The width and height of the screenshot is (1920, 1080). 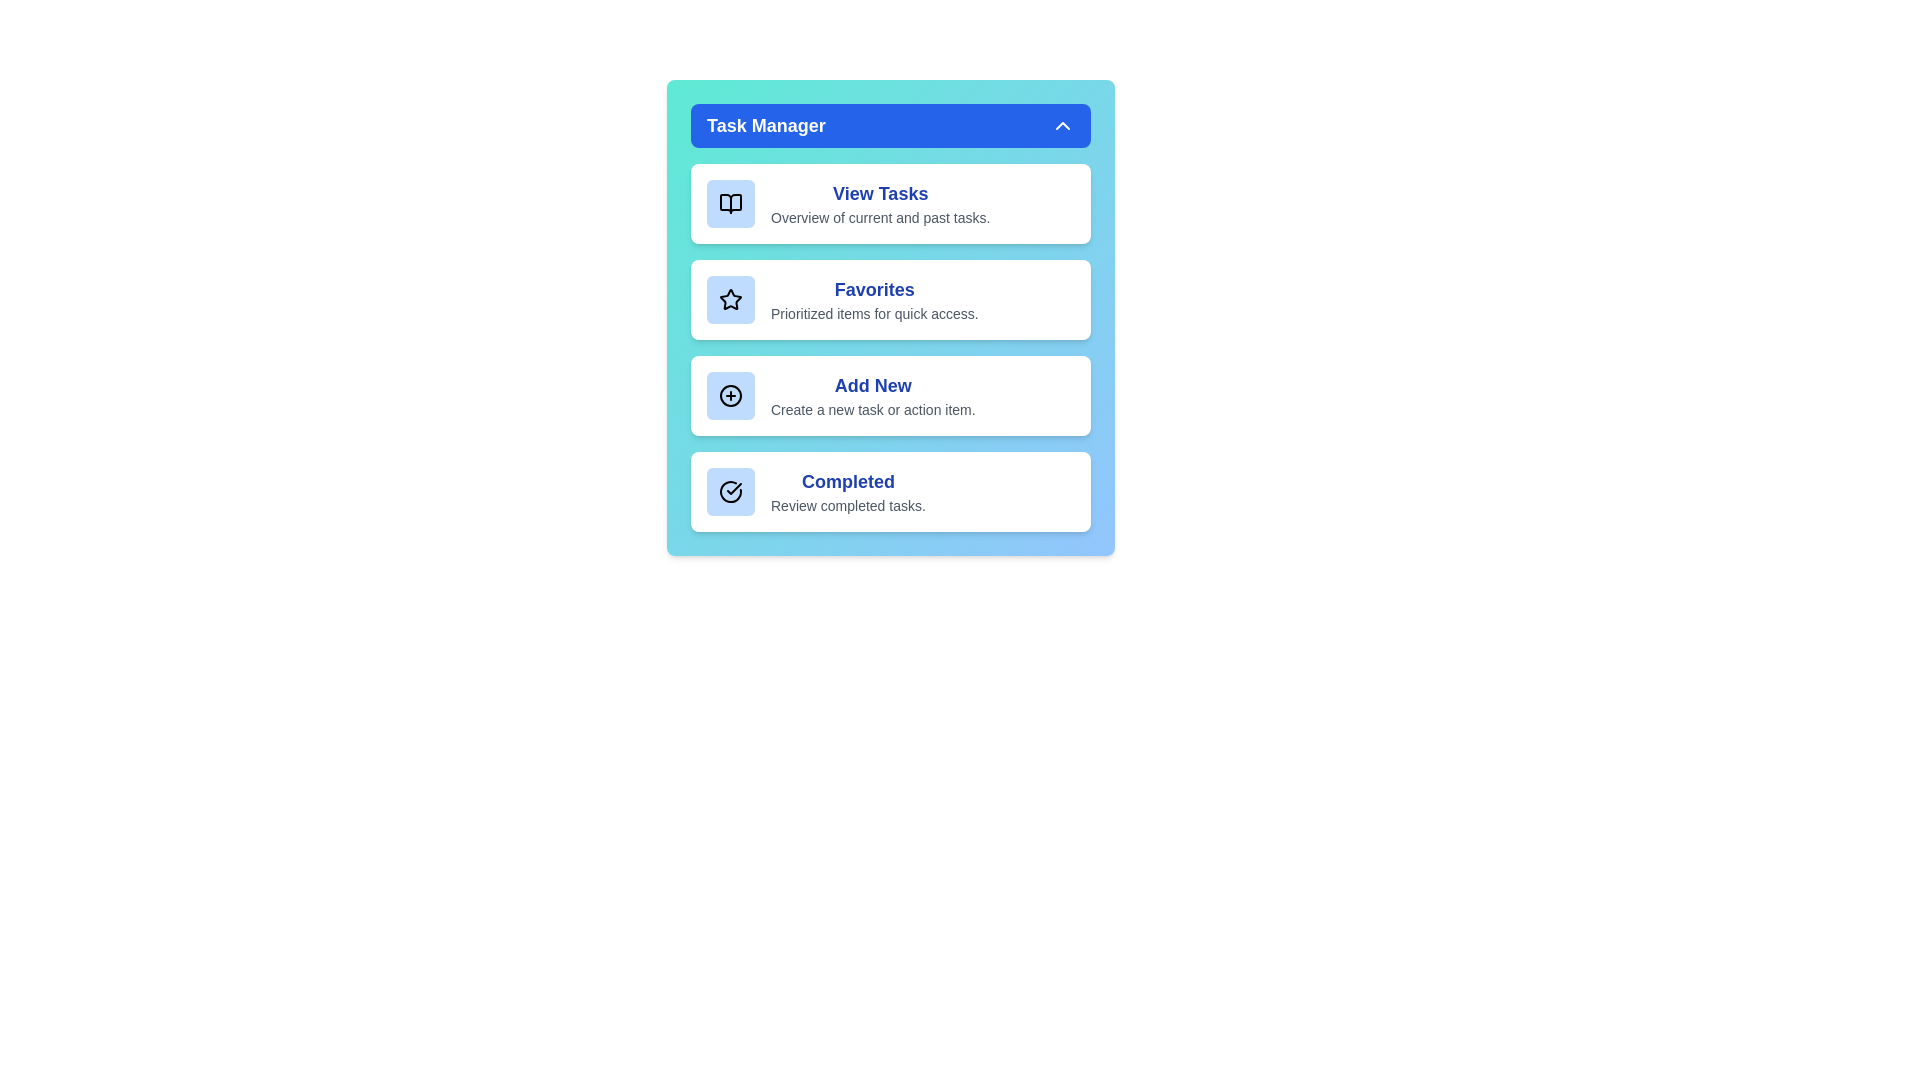 I want to click on the list item View Tasks to view its hover effect, so click(x=890, y=204).